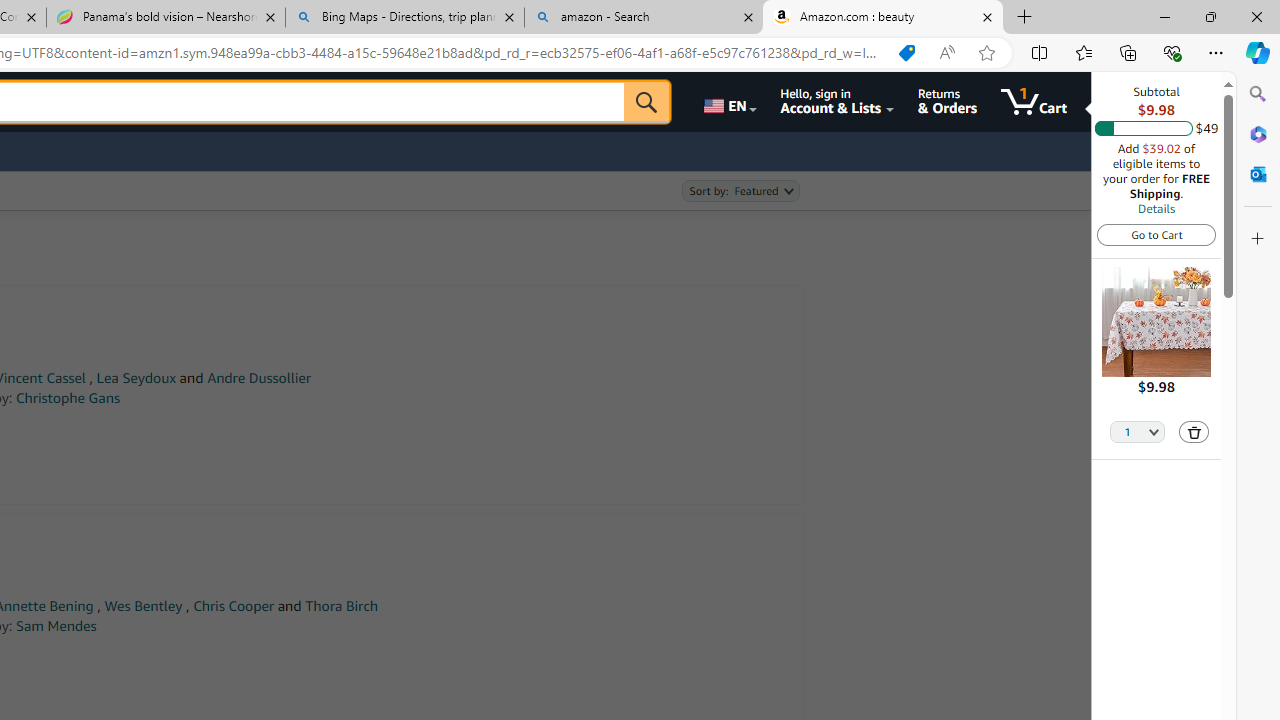  Describe the element at coordinates (56, 625) in the screenshot. I see `'Sam Mendes'` at that location.